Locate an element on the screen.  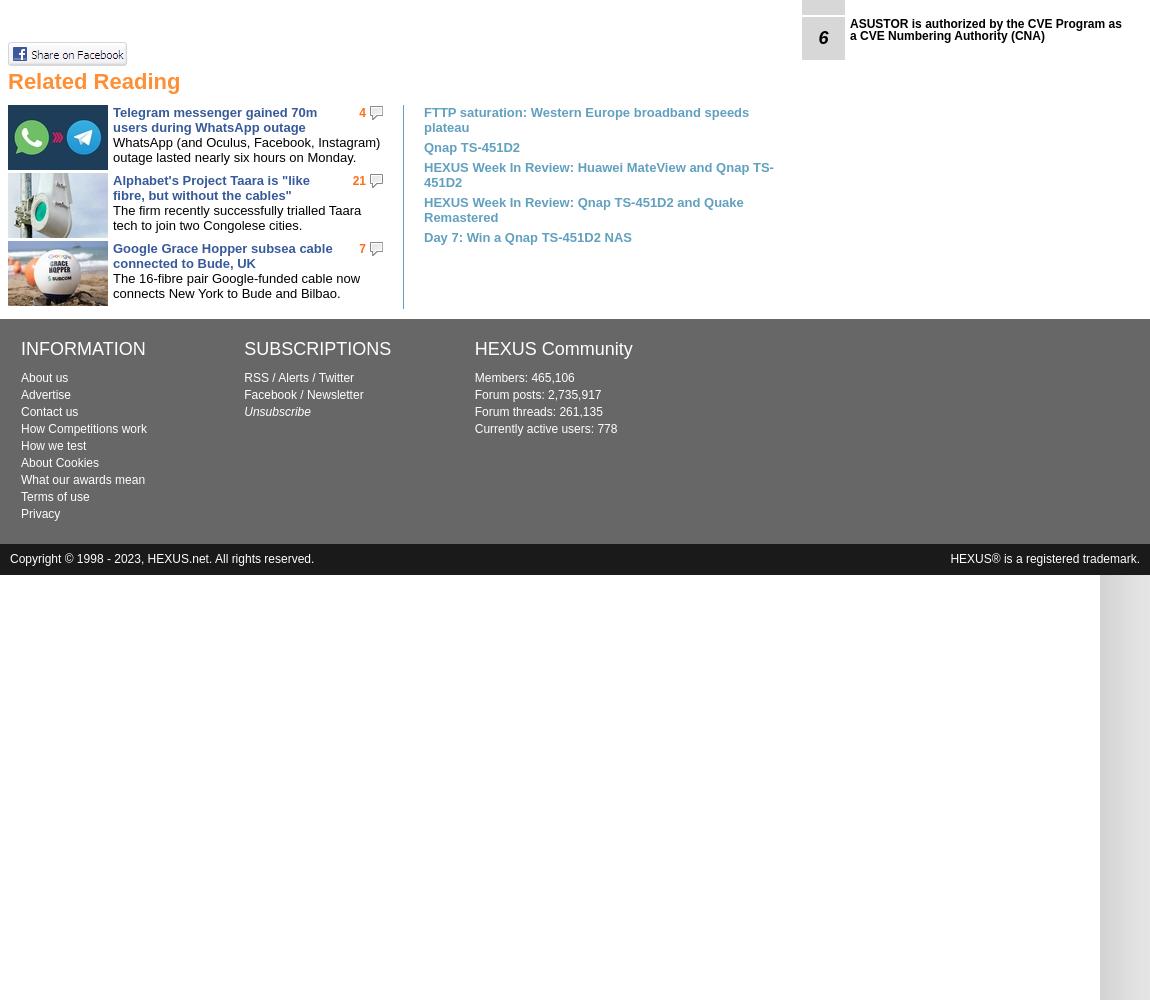
'How Competitions work' is located at coordinates (20, 429).